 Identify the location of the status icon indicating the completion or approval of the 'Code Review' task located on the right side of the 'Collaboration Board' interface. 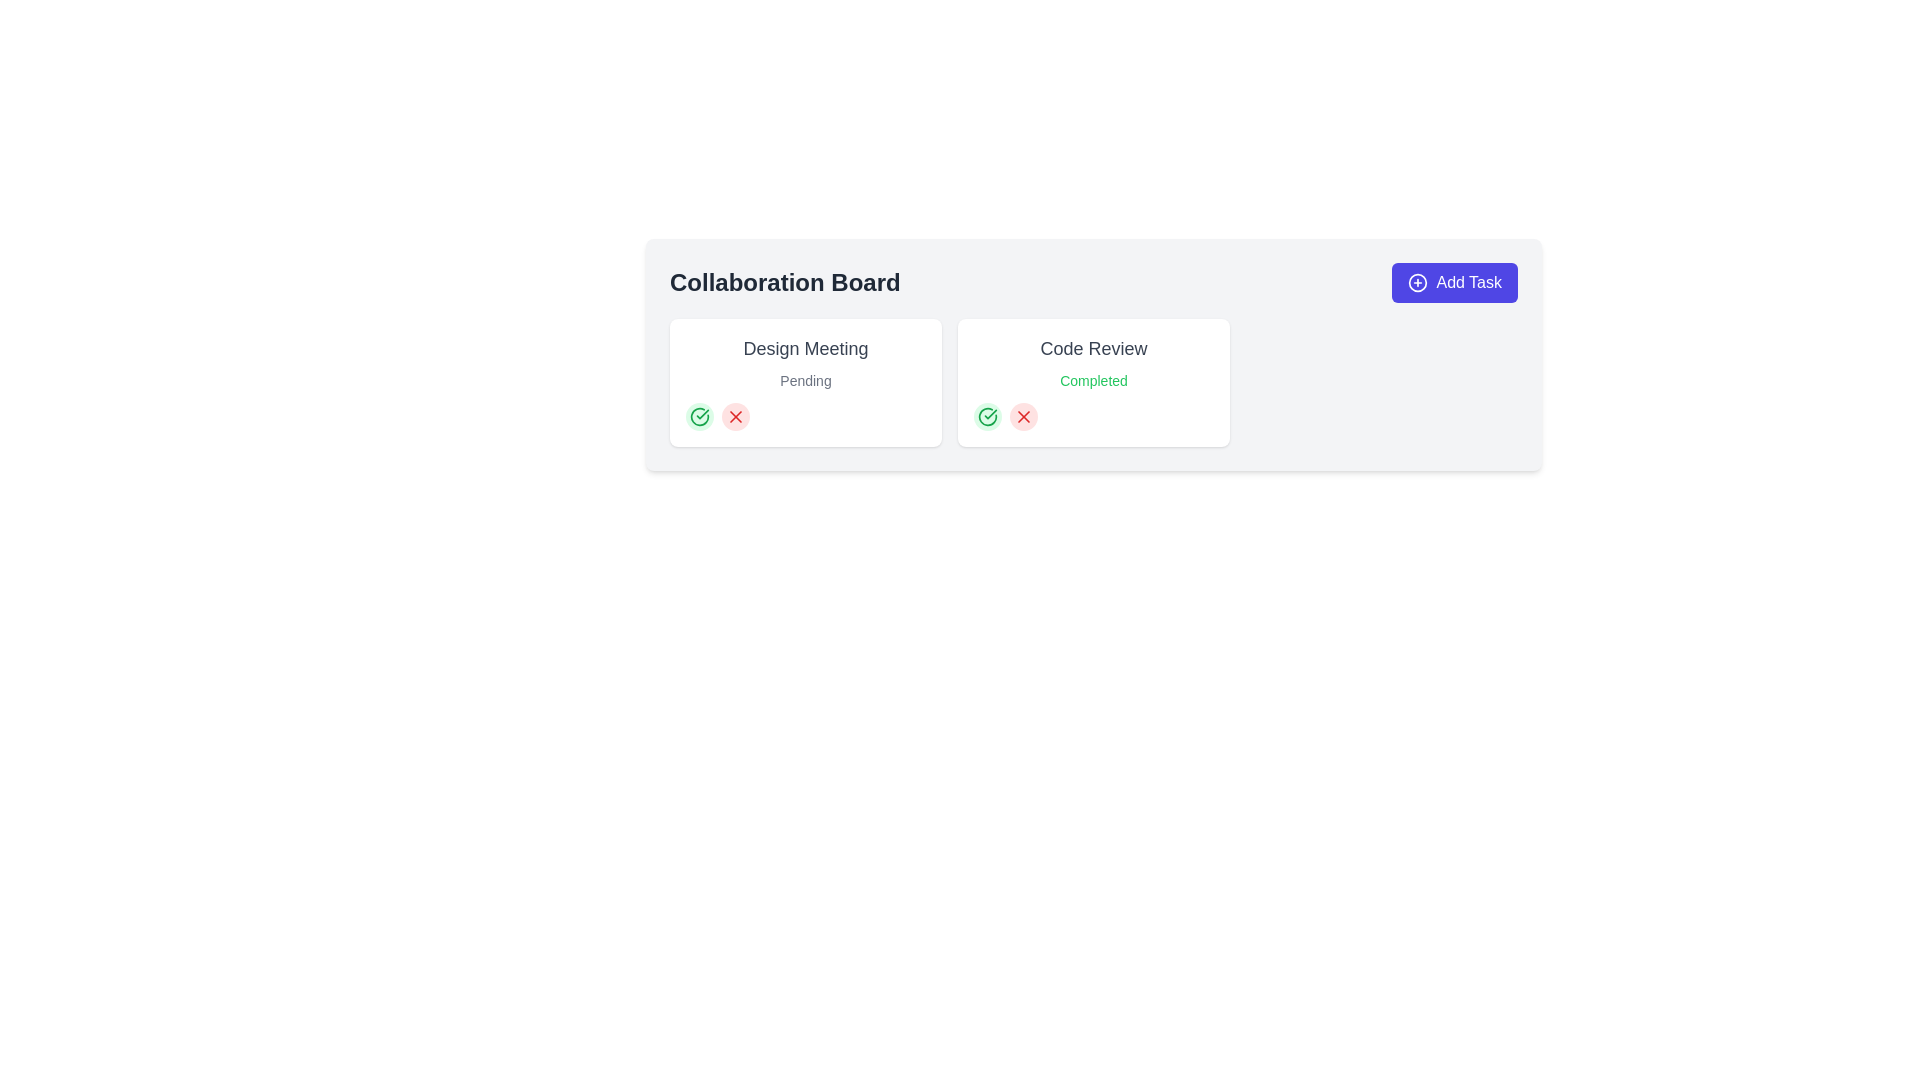
(988, 415).